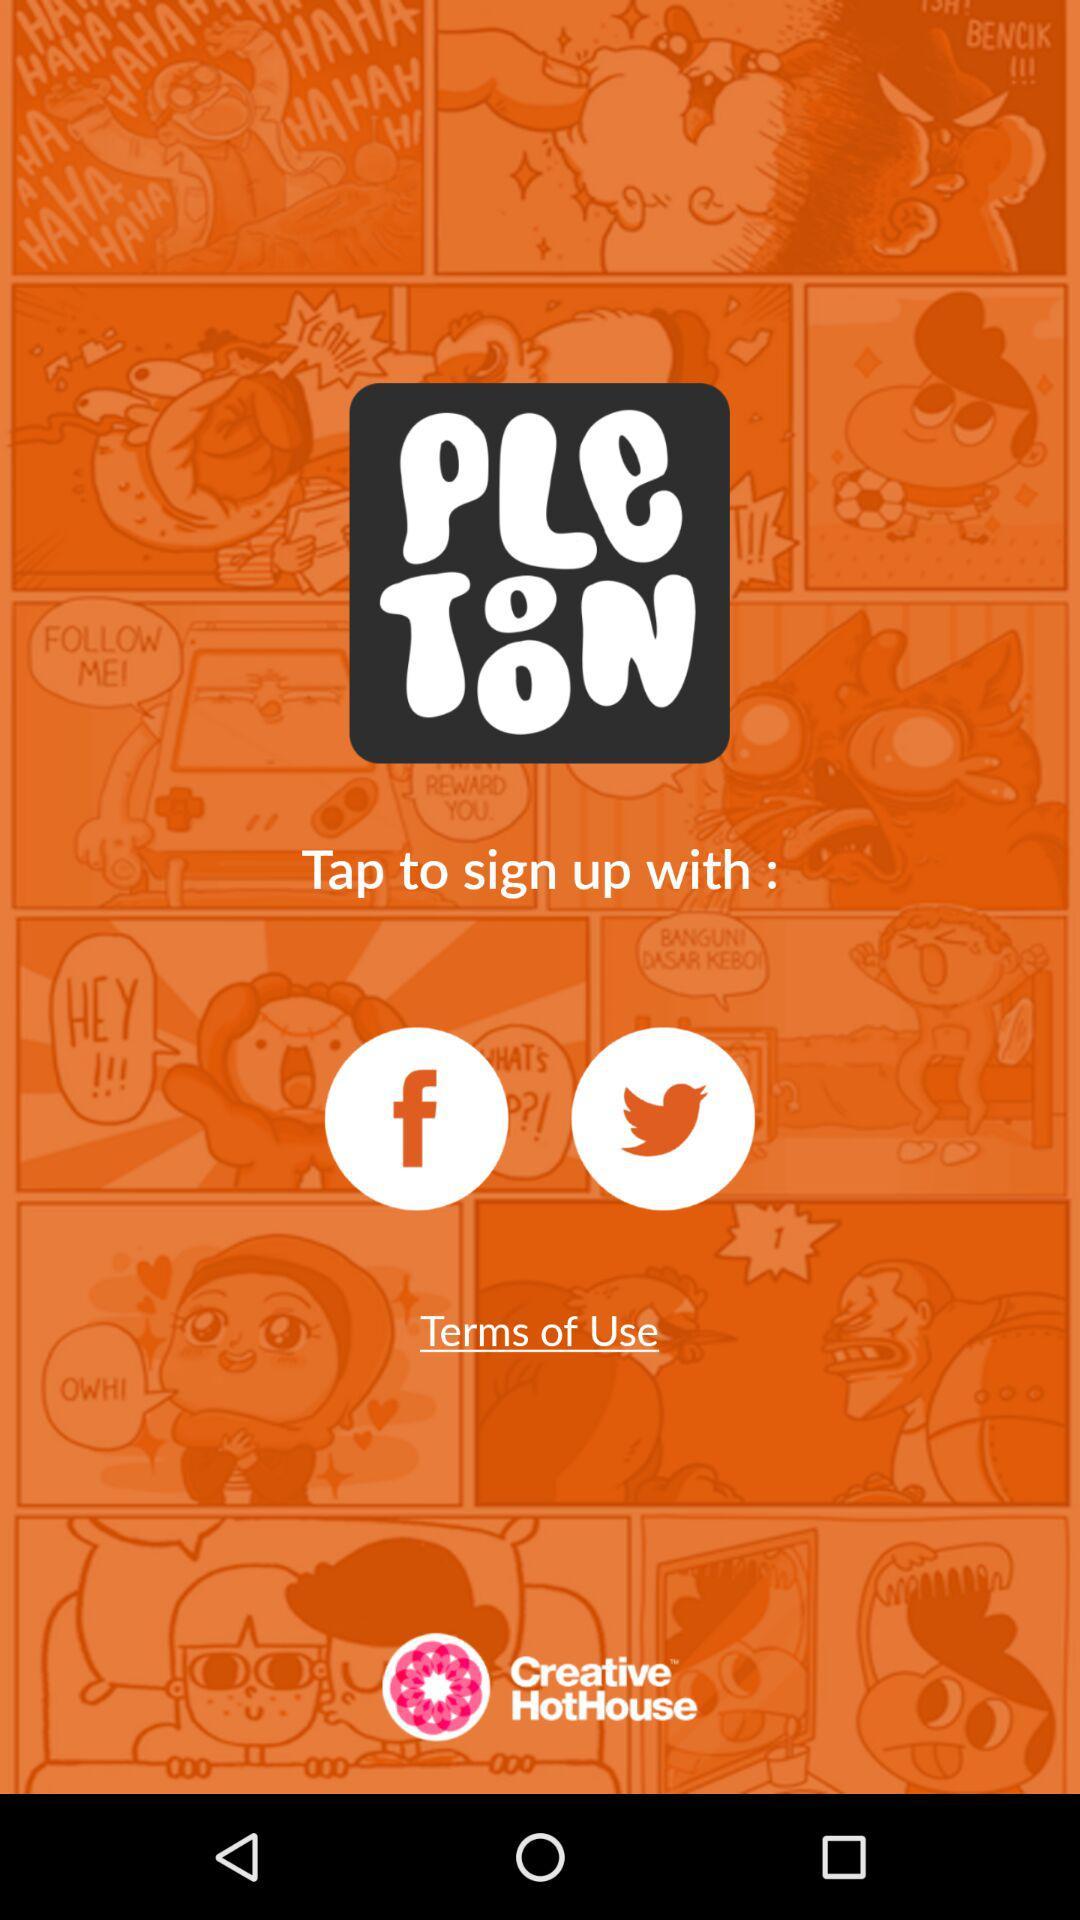 The height and width of the screenshot is (1920, 1080). I want to click on sign up with twitter, so click(663, 1118).